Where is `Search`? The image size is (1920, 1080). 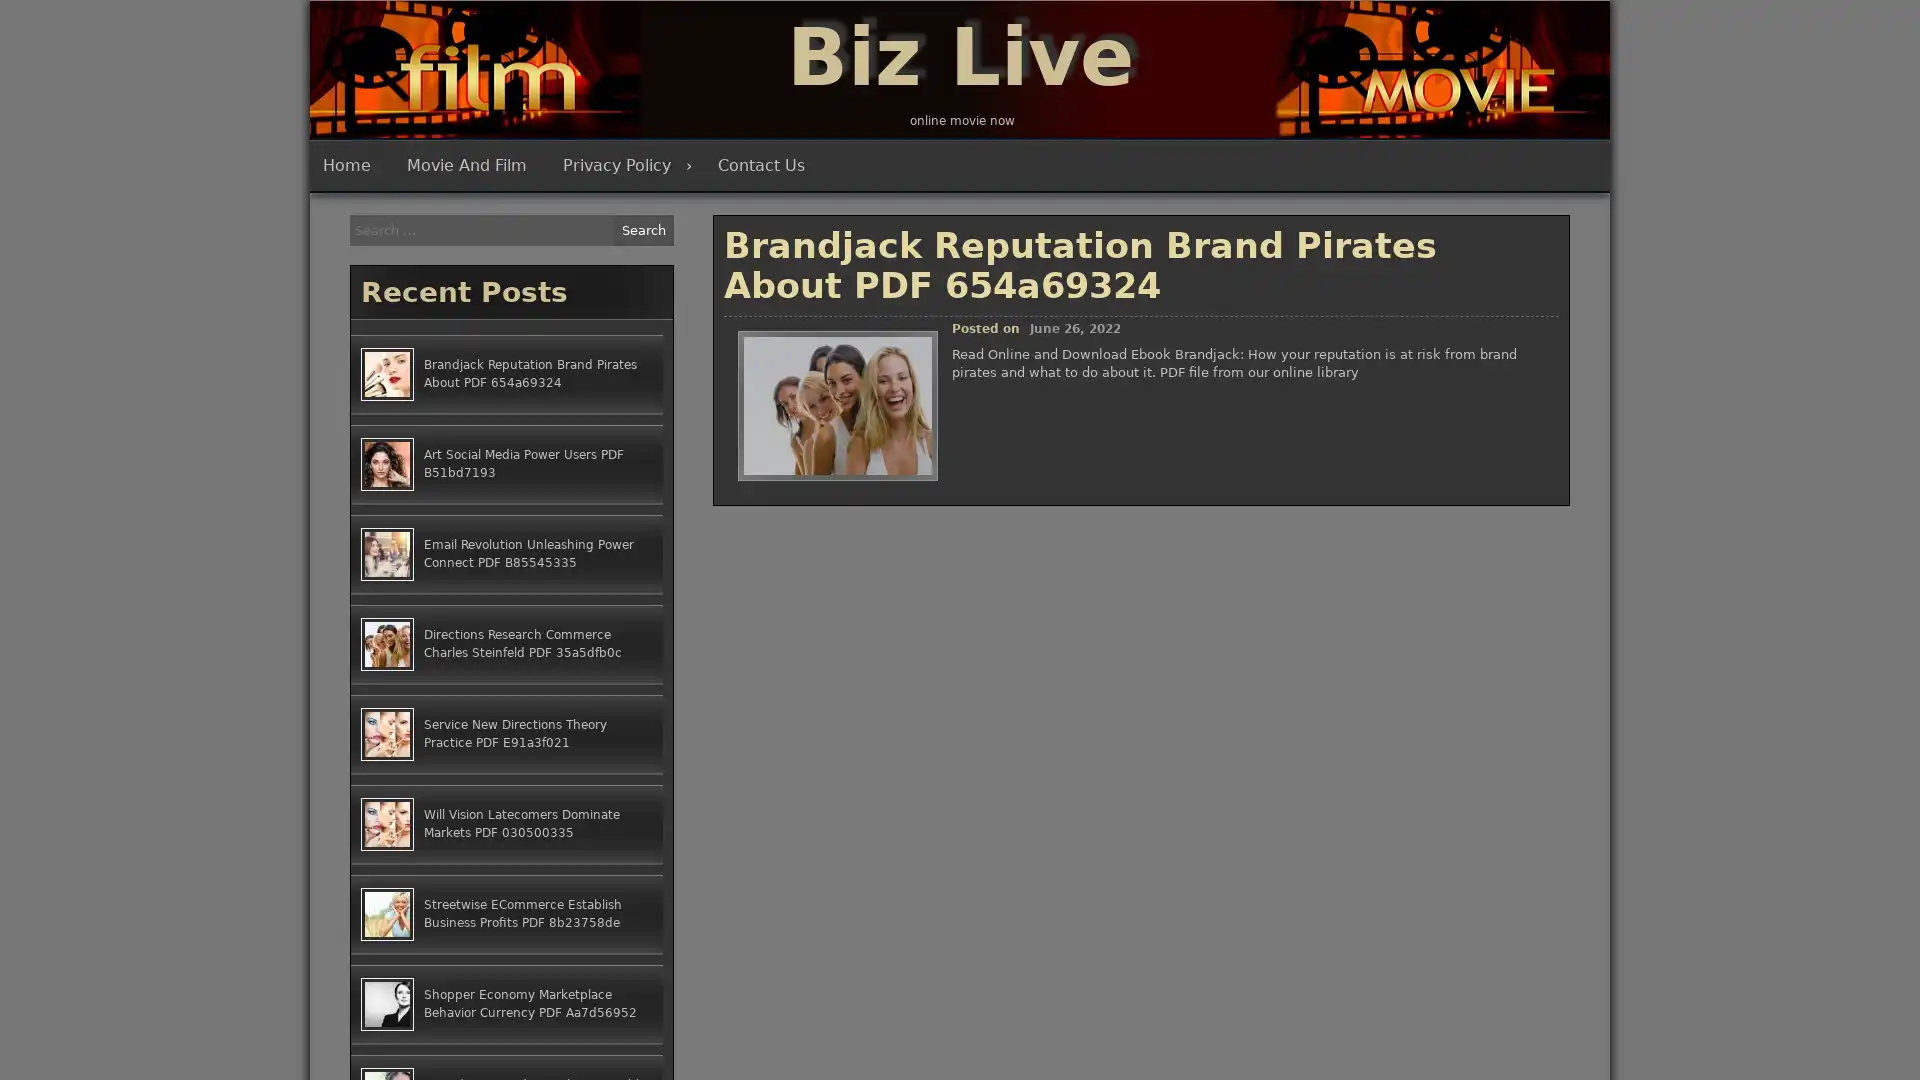 Search is located at coordinates (643, 229).